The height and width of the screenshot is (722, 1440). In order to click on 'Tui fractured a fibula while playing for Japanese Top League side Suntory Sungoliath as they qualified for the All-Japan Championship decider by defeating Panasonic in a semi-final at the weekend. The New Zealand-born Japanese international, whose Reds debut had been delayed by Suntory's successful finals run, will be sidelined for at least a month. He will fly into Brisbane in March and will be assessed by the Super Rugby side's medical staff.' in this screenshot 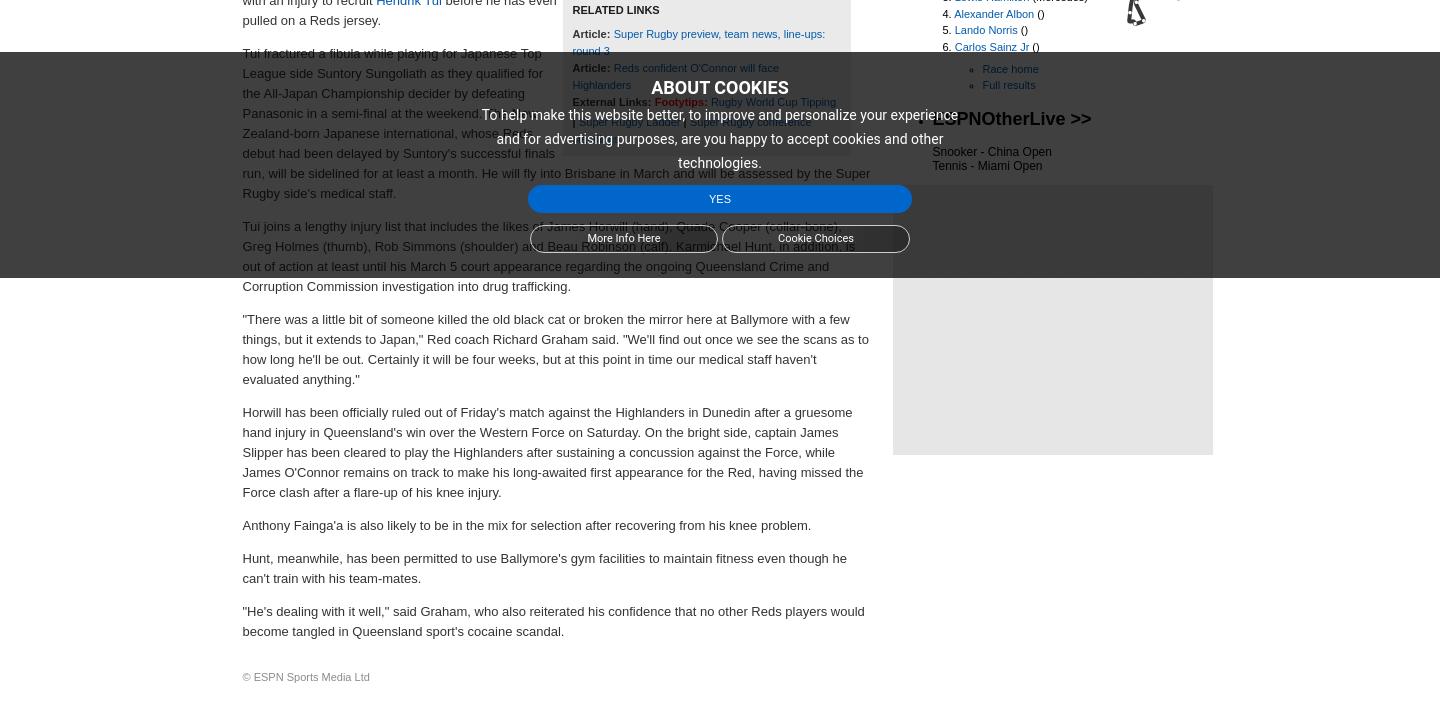, I will do `click(555, 123)`.